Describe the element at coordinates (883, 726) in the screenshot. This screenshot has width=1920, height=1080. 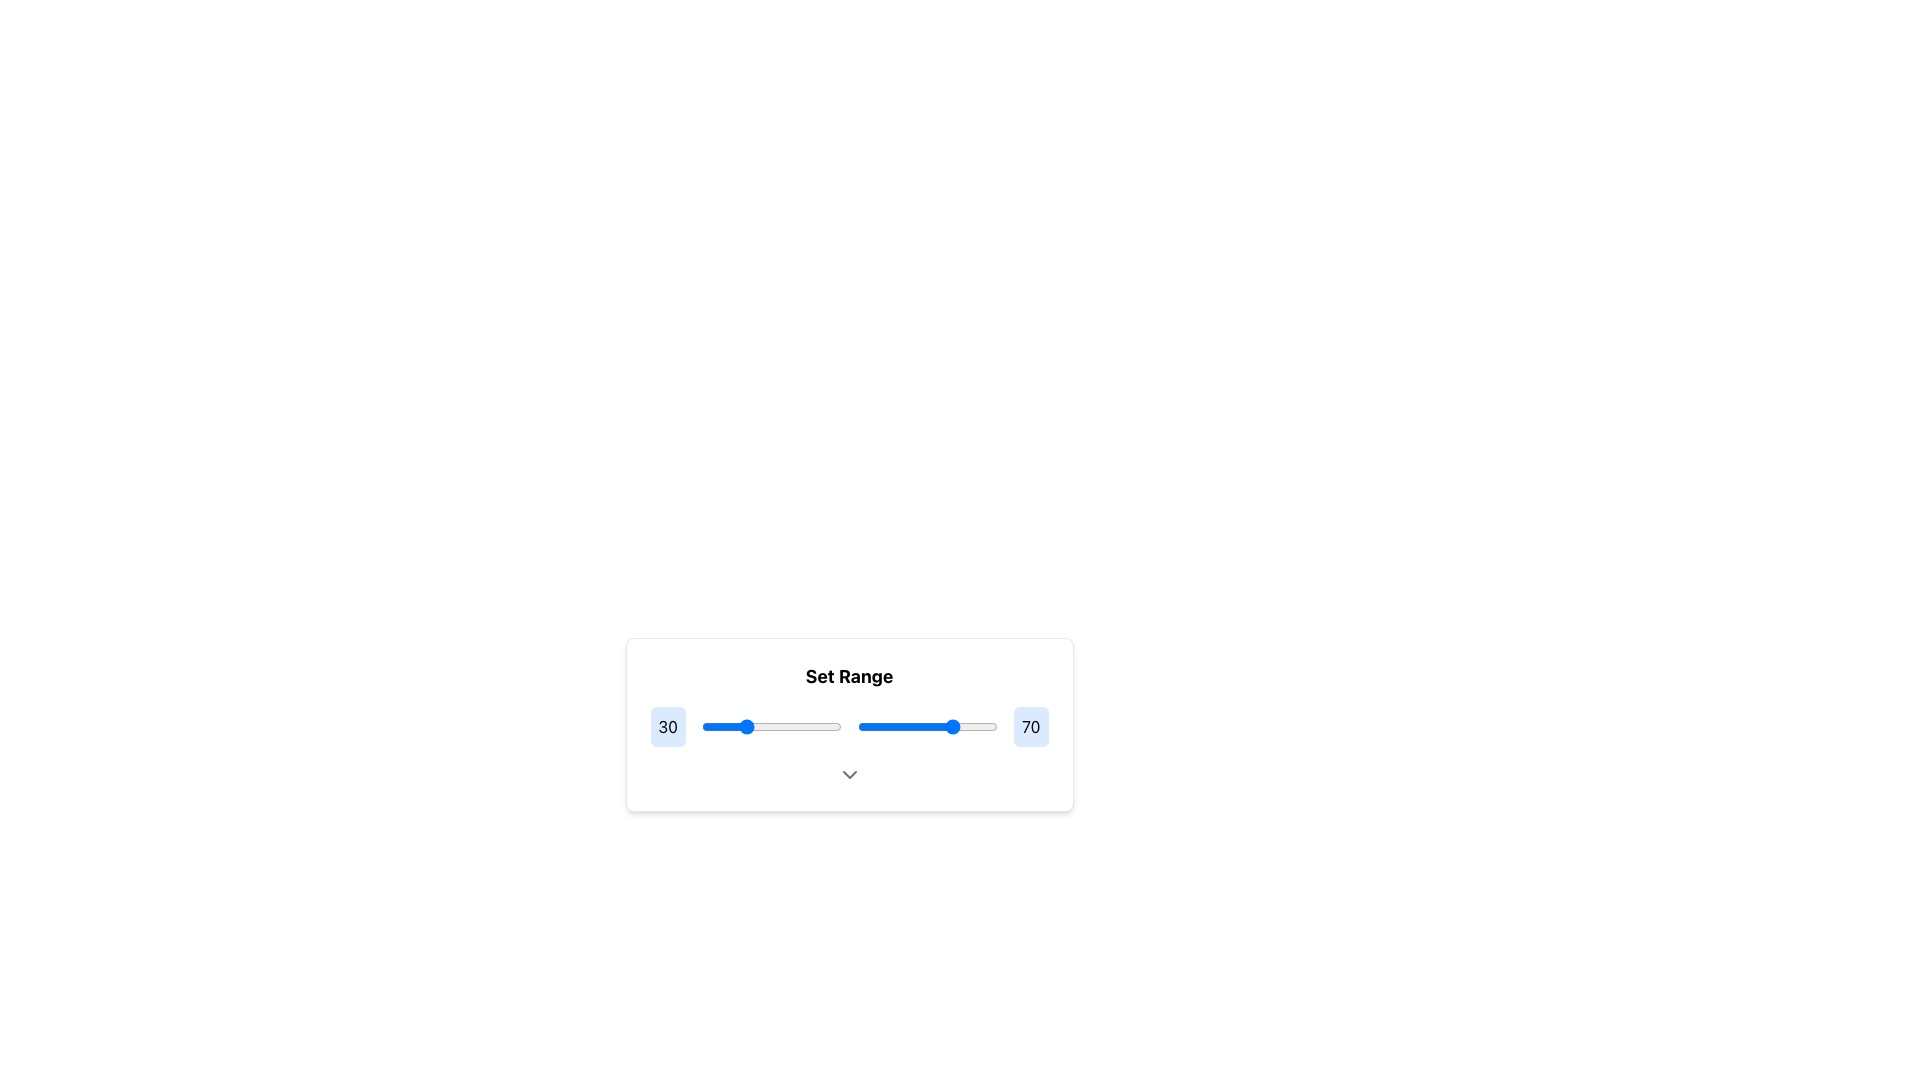
I see `the slider value` at that location.